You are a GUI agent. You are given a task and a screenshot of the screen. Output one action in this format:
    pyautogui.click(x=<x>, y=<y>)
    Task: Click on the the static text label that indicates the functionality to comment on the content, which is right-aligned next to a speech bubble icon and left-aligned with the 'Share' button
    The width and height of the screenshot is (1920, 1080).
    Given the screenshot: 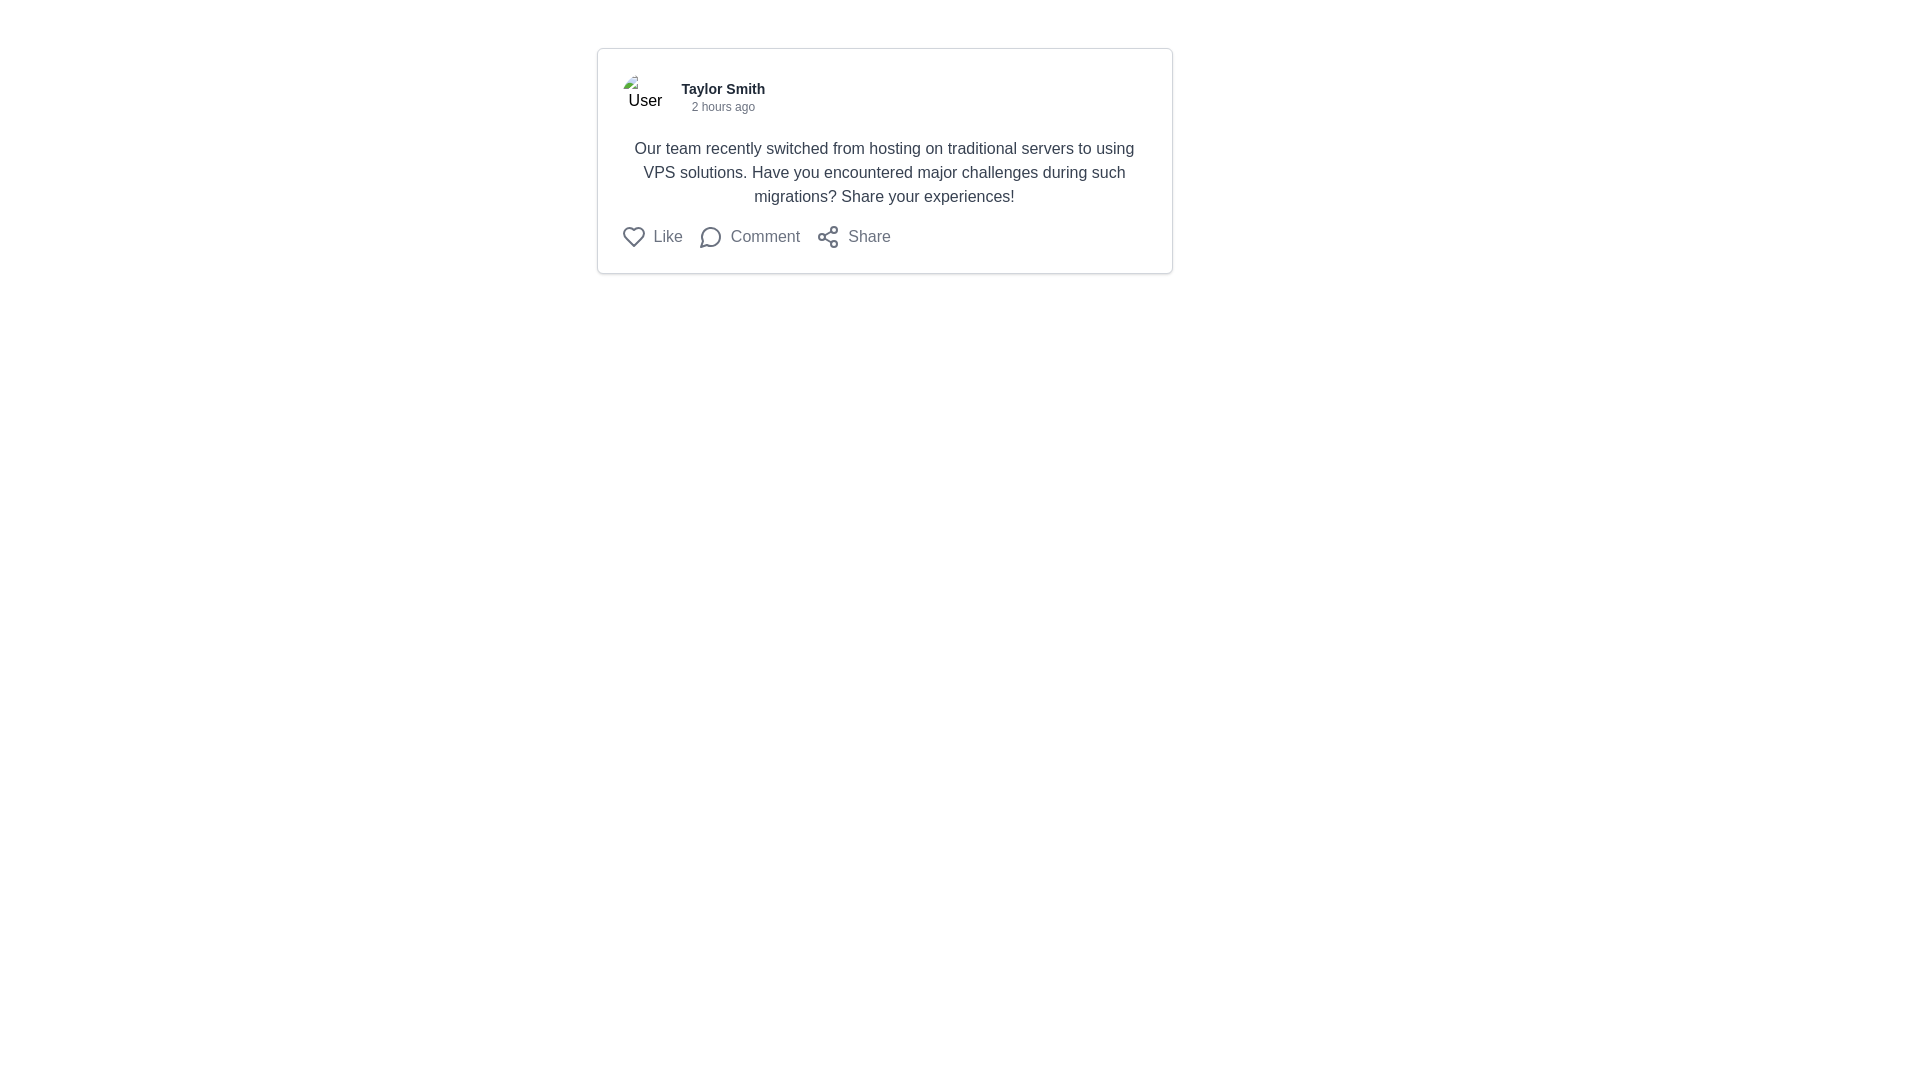 What is the action you would take?
    pyautogui.click(x=764, y=235)
    